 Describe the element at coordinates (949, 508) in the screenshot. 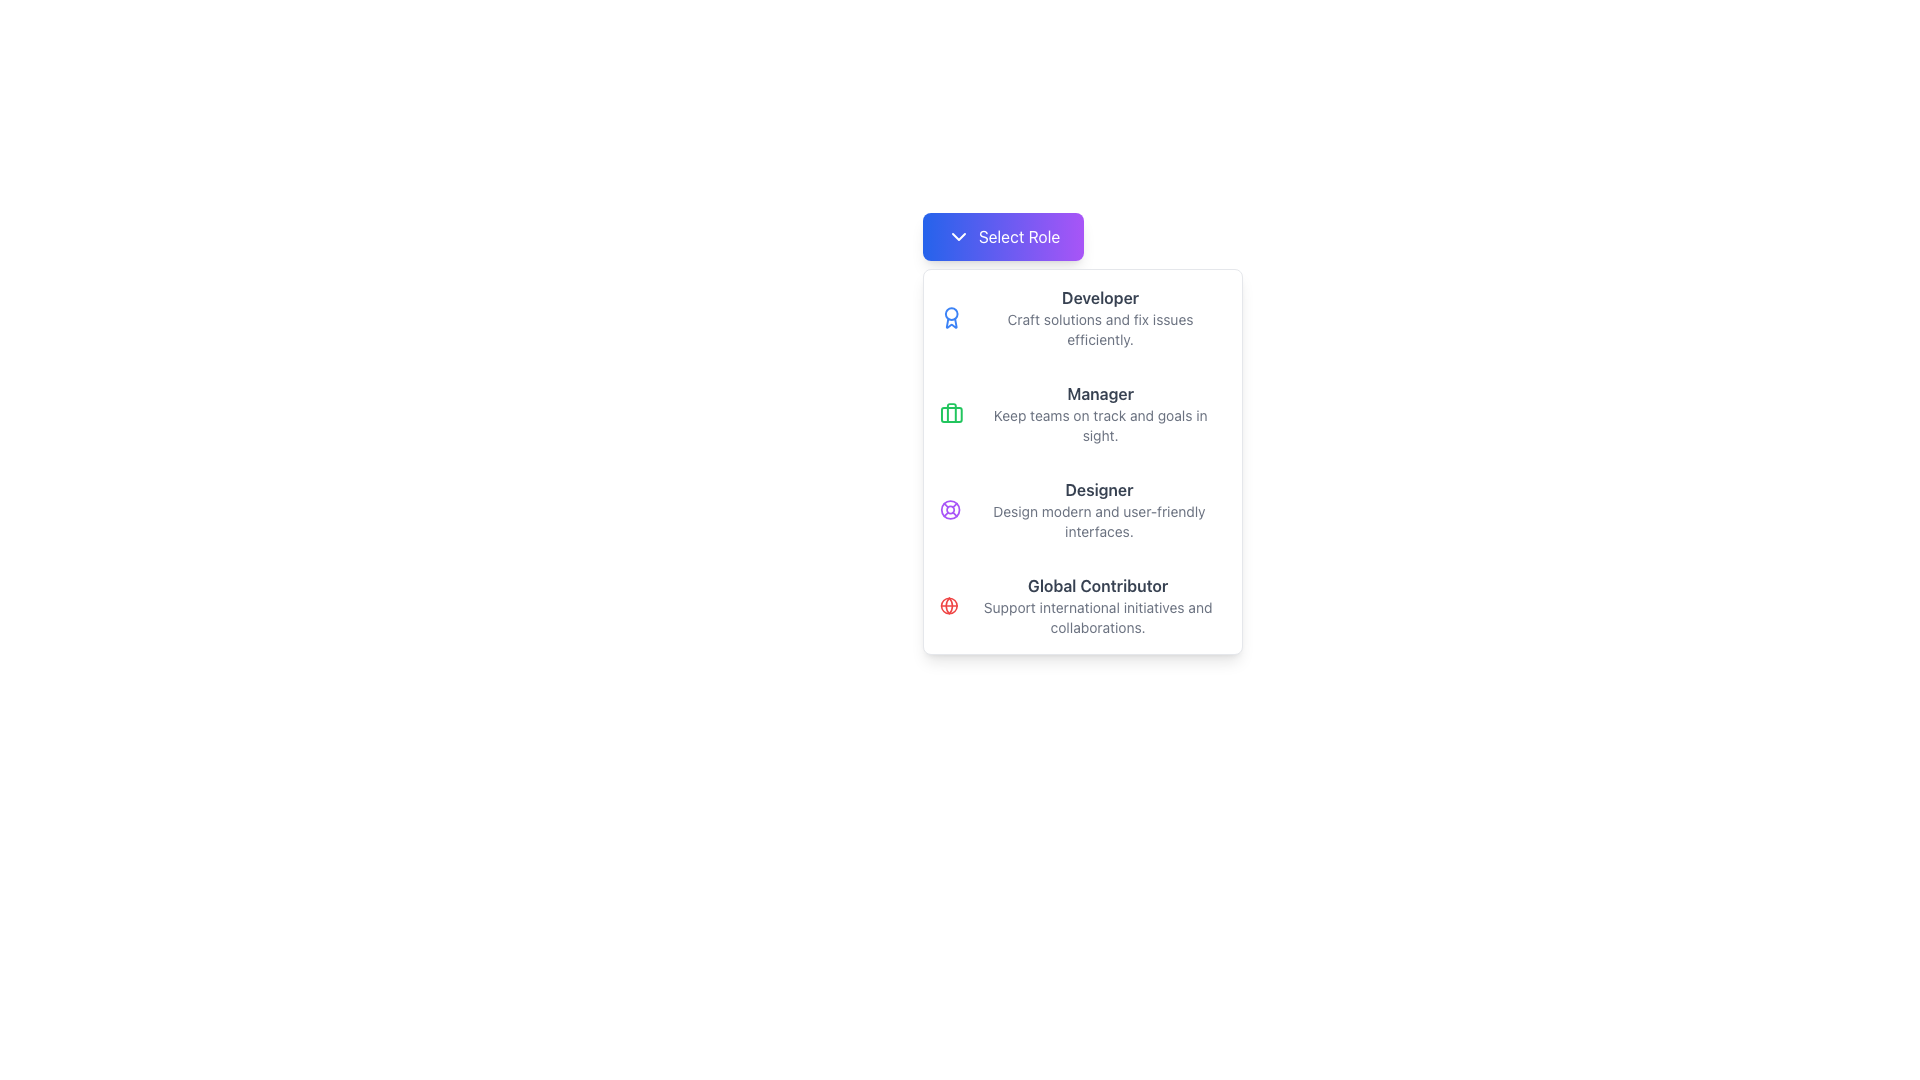

I see `the innermost circular part of the lifebuoy icon that serves as a decorative component for the 'Designer' role in the dropdown menu` at that location.